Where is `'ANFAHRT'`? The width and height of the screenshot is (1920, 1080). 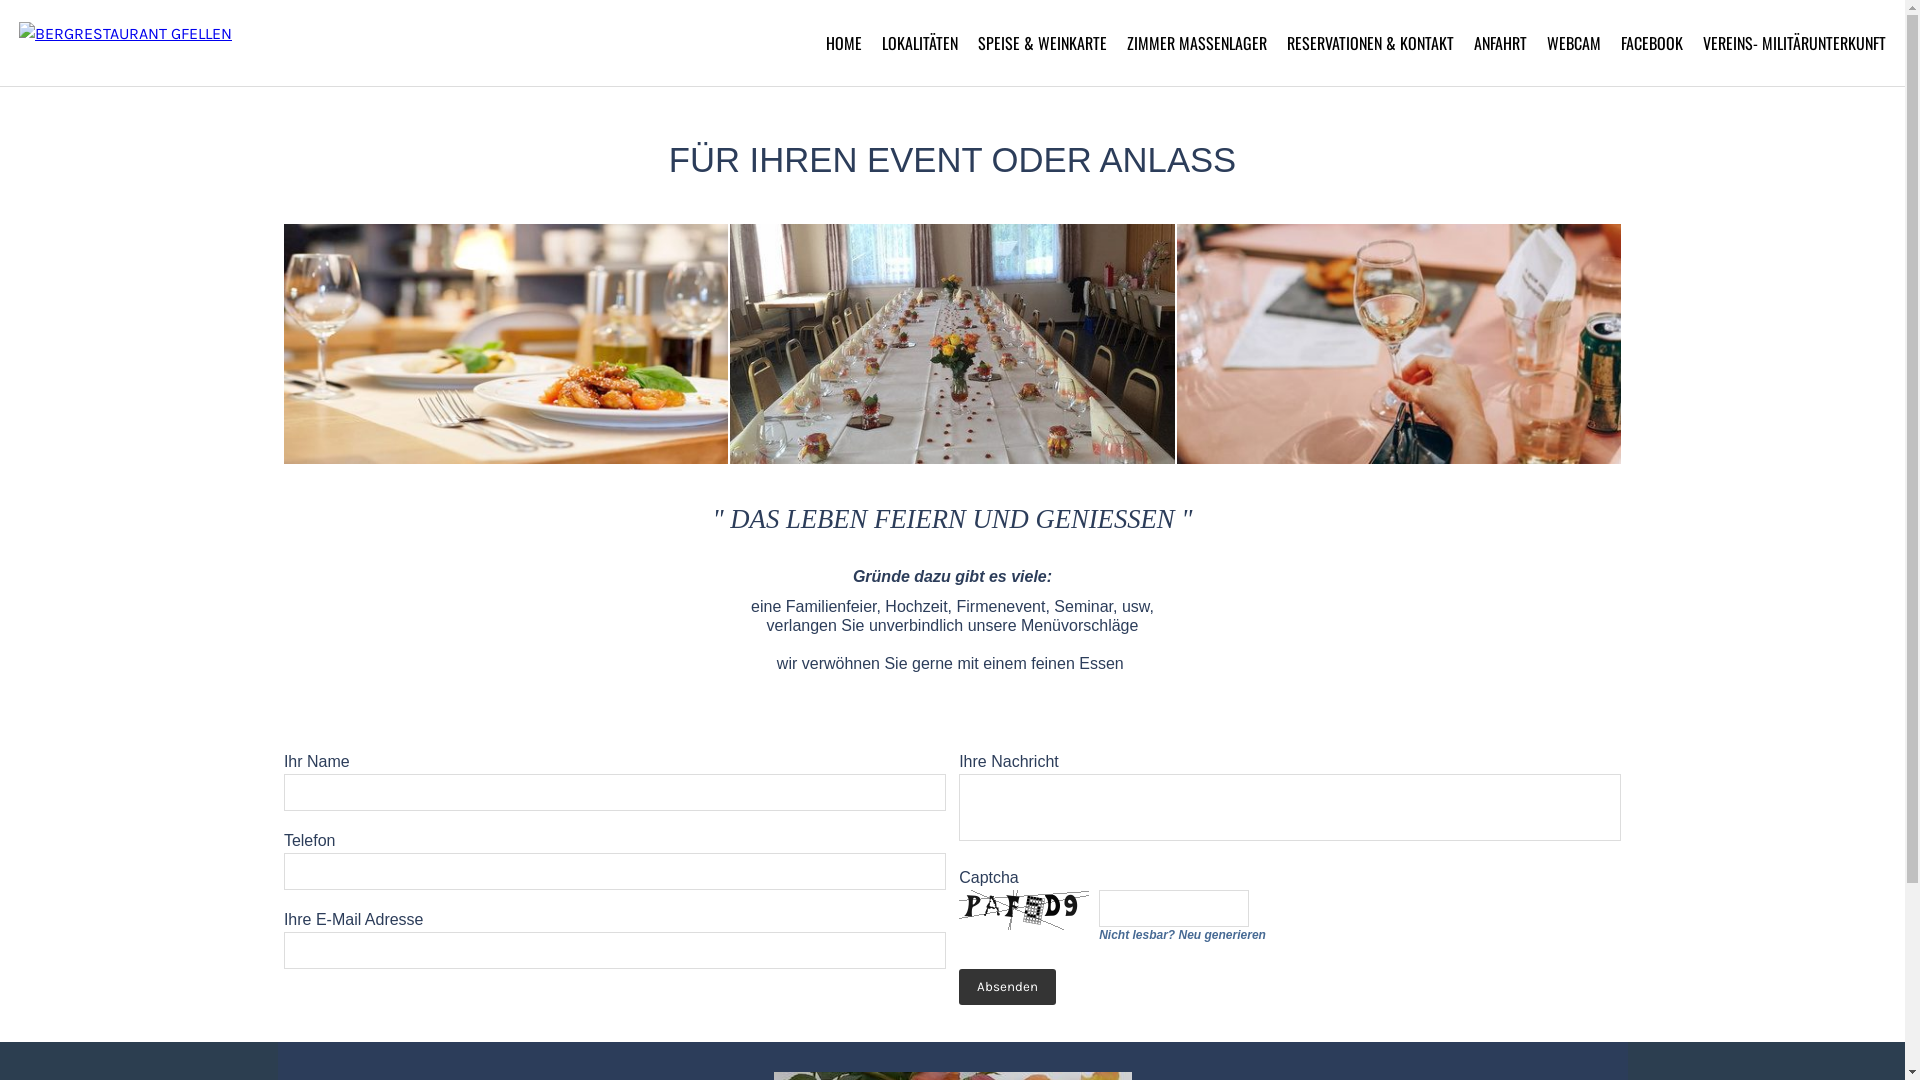
'ANFAHRT' is located at coordinates (1500, 42).